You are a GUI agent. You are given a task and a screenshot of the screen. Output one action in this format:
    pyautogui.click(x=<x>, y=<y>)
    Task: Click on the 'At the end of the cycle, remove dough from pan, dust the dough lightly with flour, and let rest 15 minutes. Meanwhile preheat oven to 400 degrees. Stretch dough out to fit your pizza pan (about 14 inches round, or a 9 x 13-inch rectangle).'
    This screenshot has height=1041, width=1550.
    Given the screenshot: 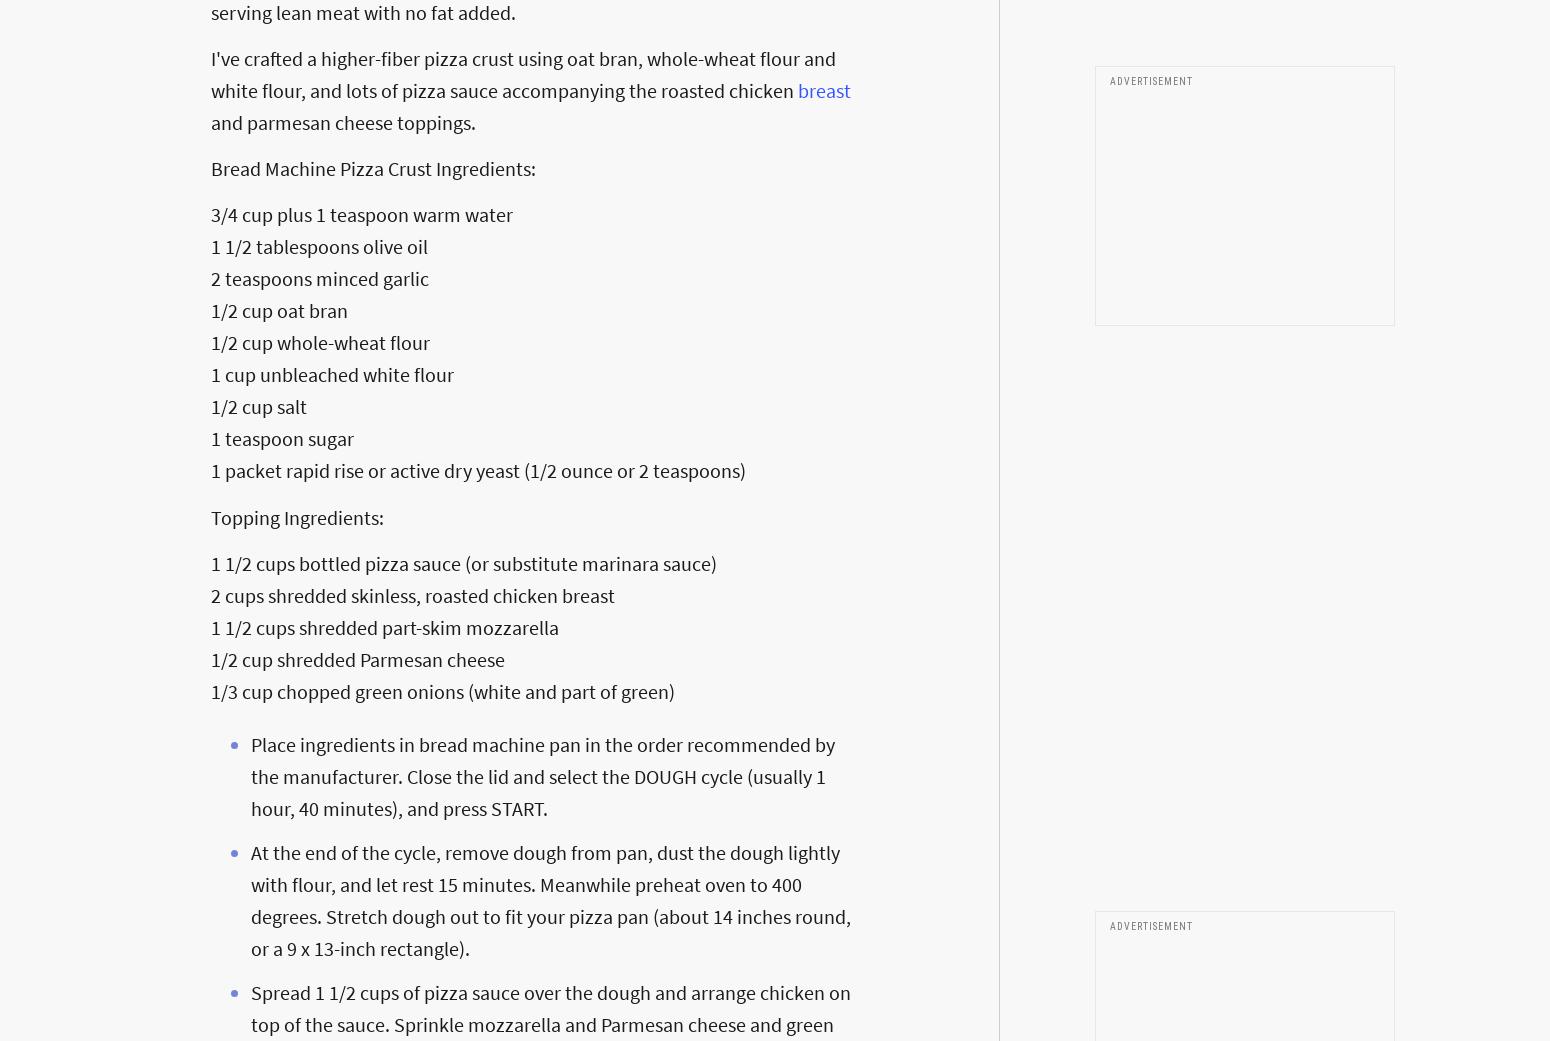 What is the action you would take?
    pyautogui.click(x=551, y=899)
    